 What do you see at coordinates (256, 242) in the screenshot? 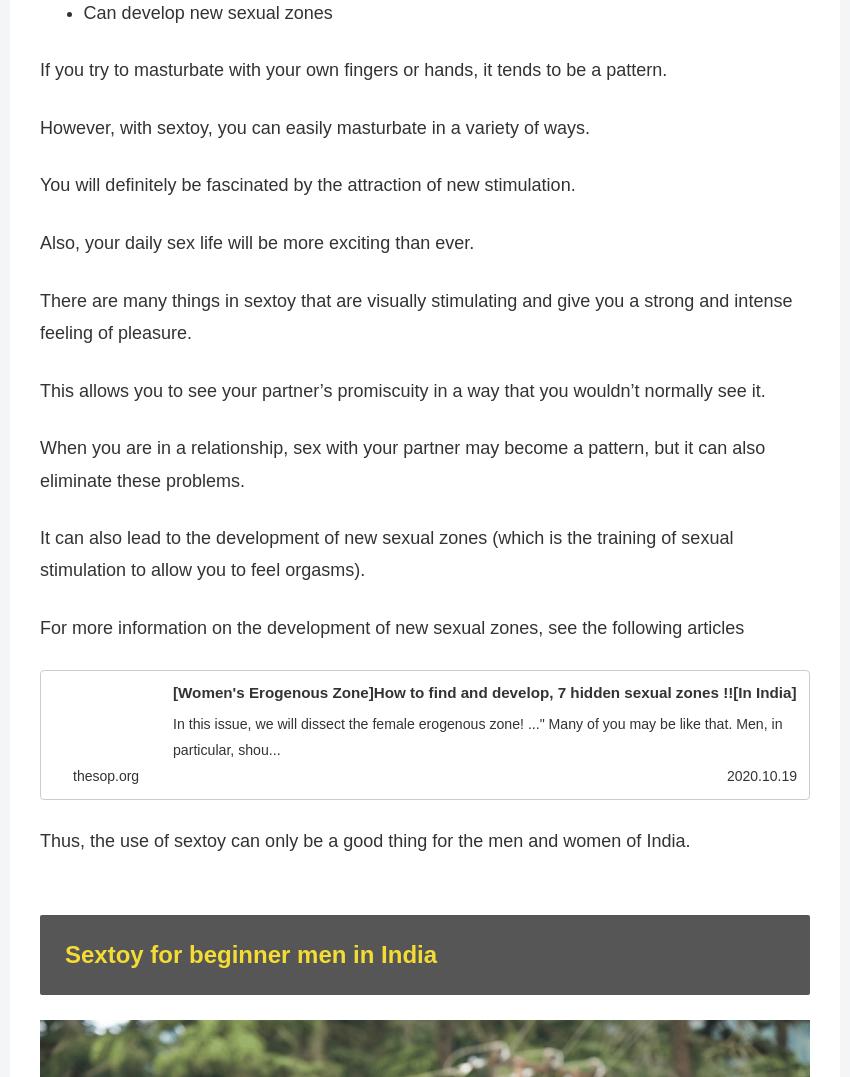
I see `'Also, your daily sex life will be more exciting than ever.'` at bounding box center [256, 242].